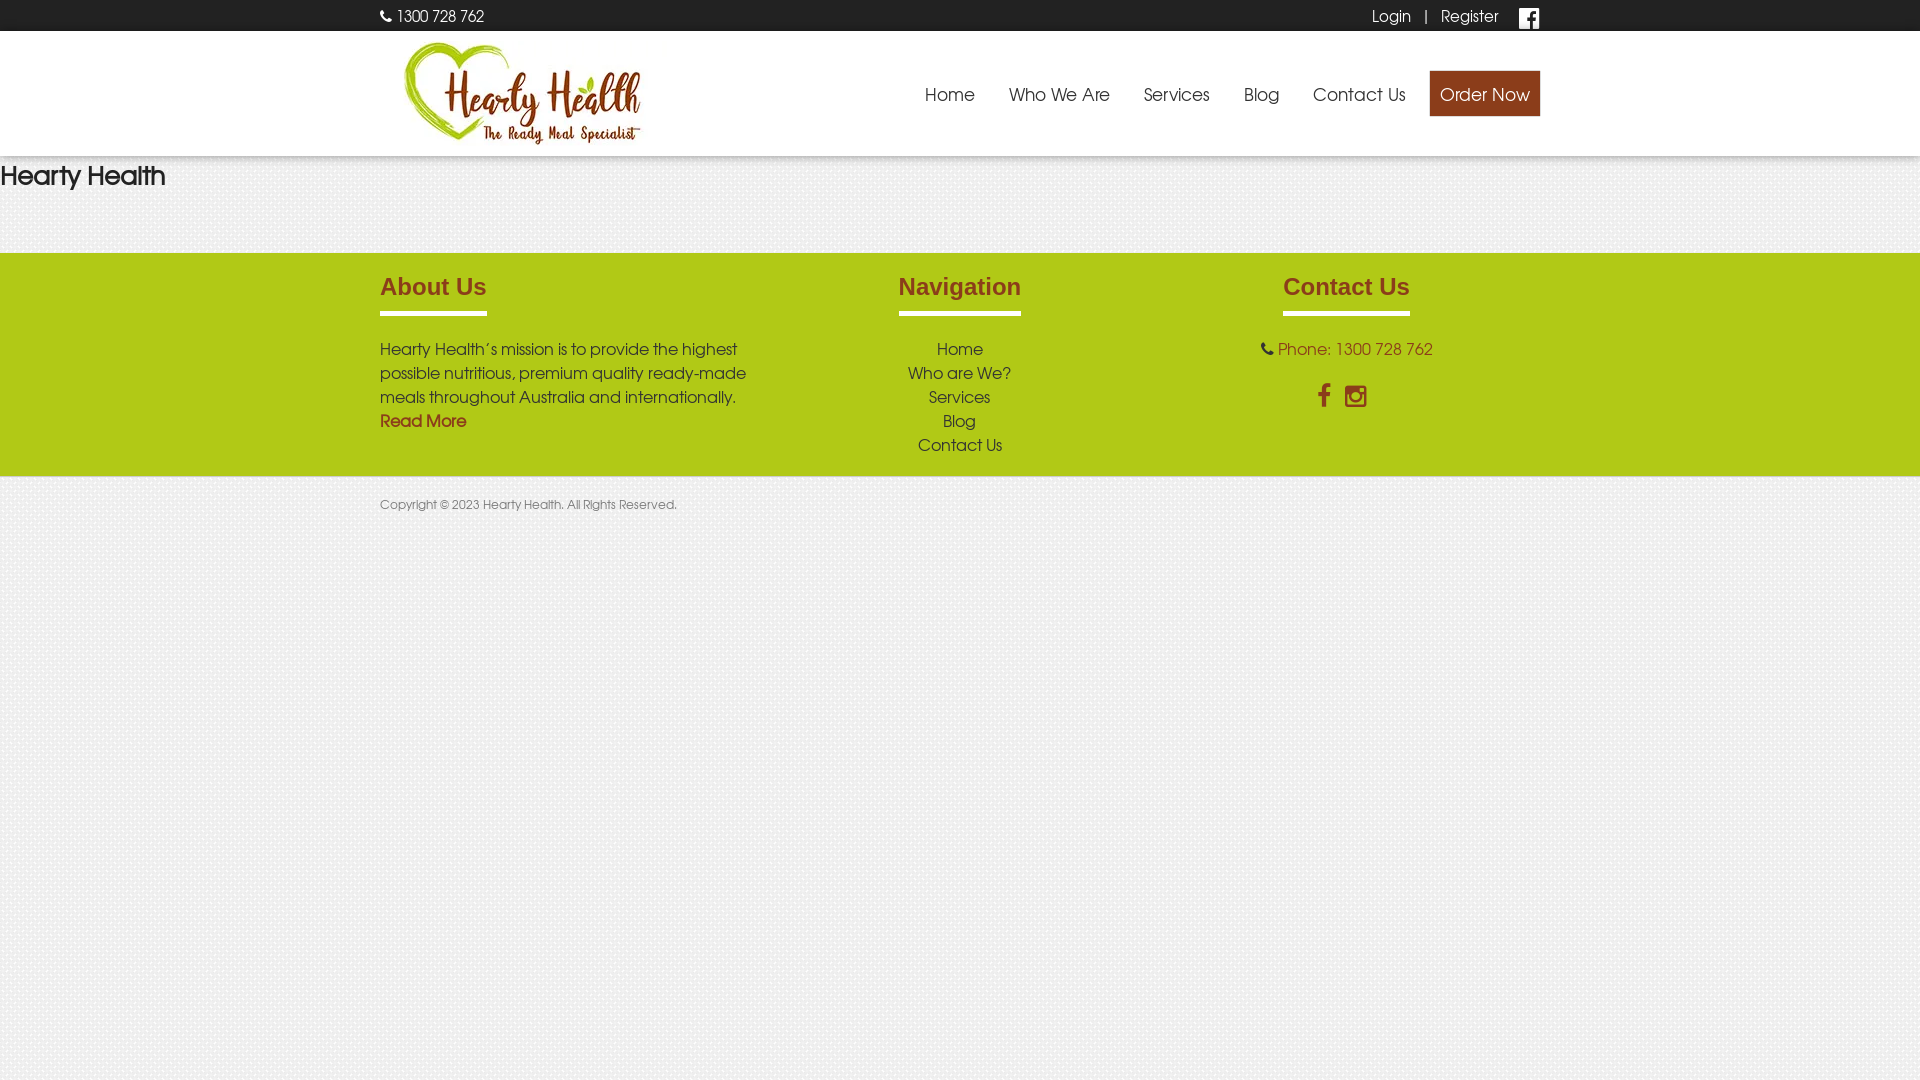 This screenshot has width=1920, height=1080. What do you see at coordinates (1058, 93) in the screenshot?
I see `'Who We Are'` at bounding box center [1058, 93].